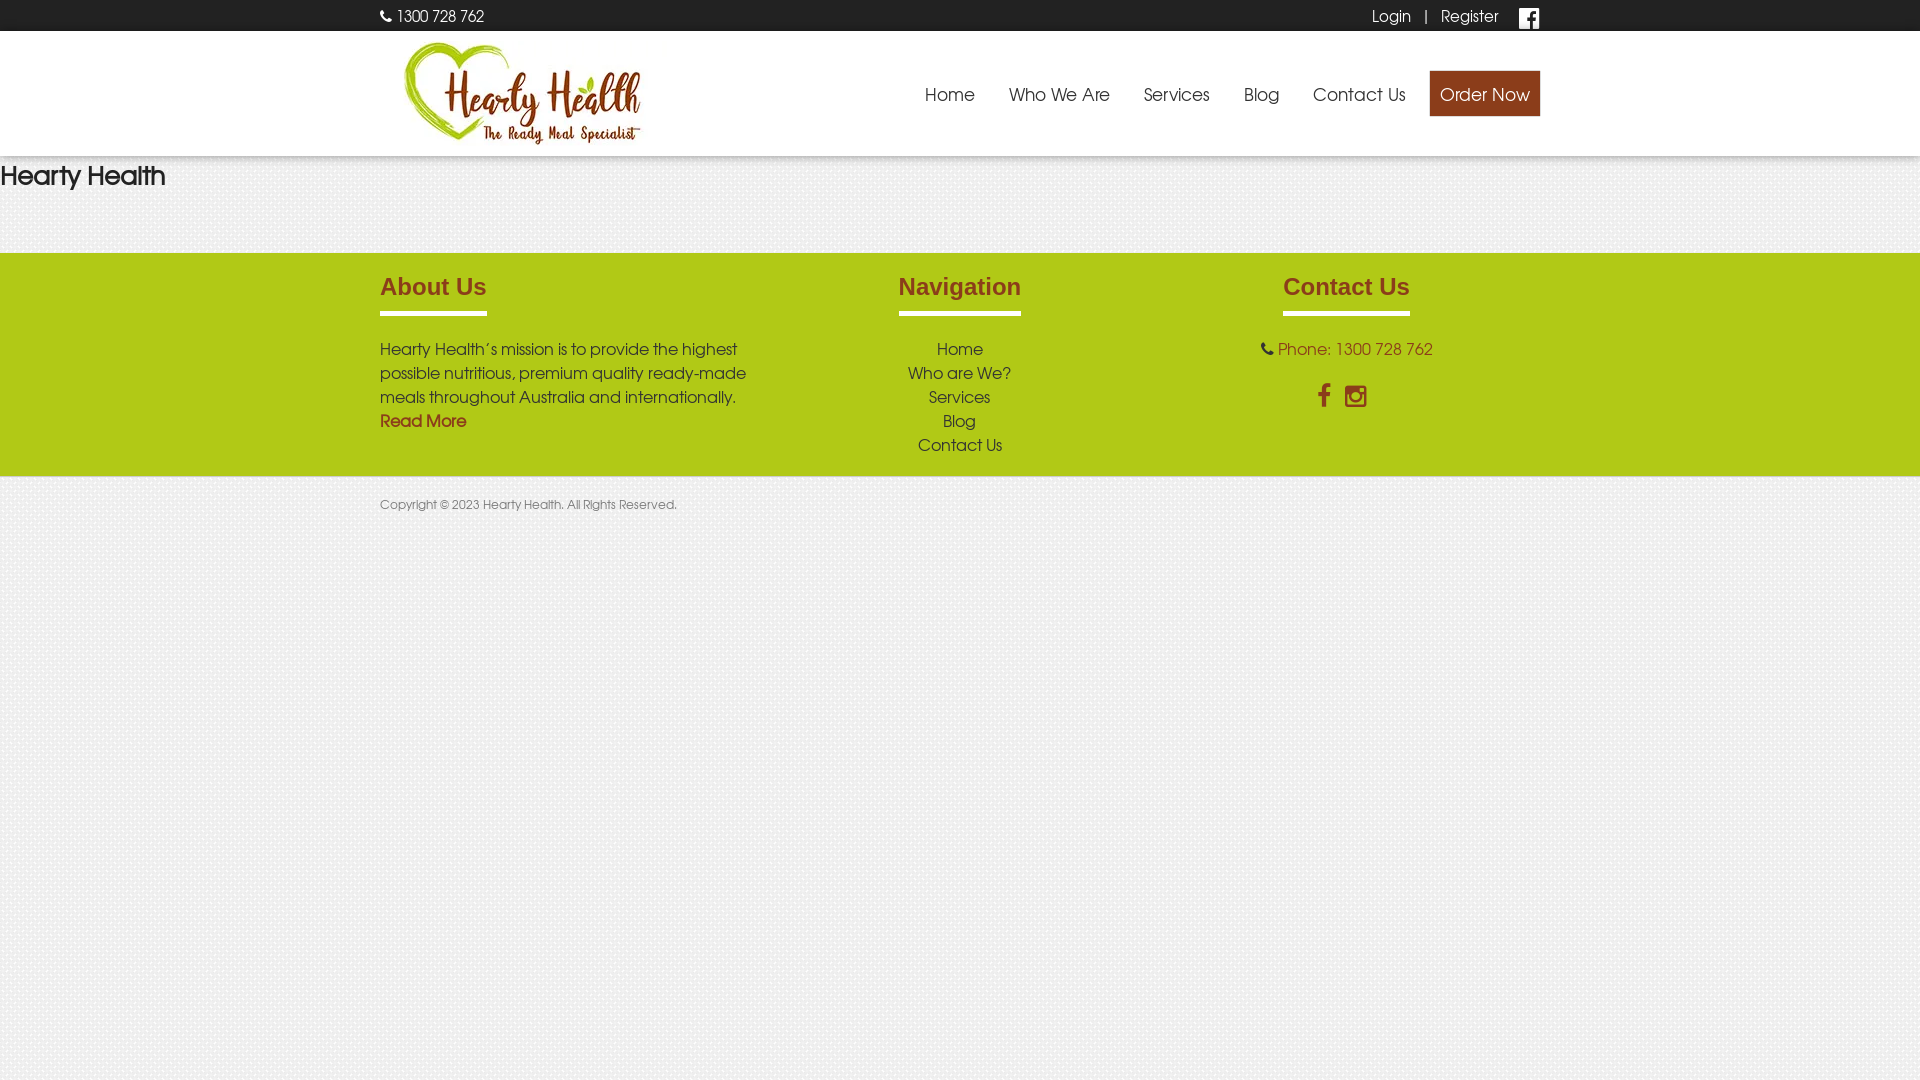 This screenshot has width=1920, height=1080. What do you see at coordinates (1058, 93) in the screenshot?
I see `'Who We Are'` at bounding box center [1058, 93].